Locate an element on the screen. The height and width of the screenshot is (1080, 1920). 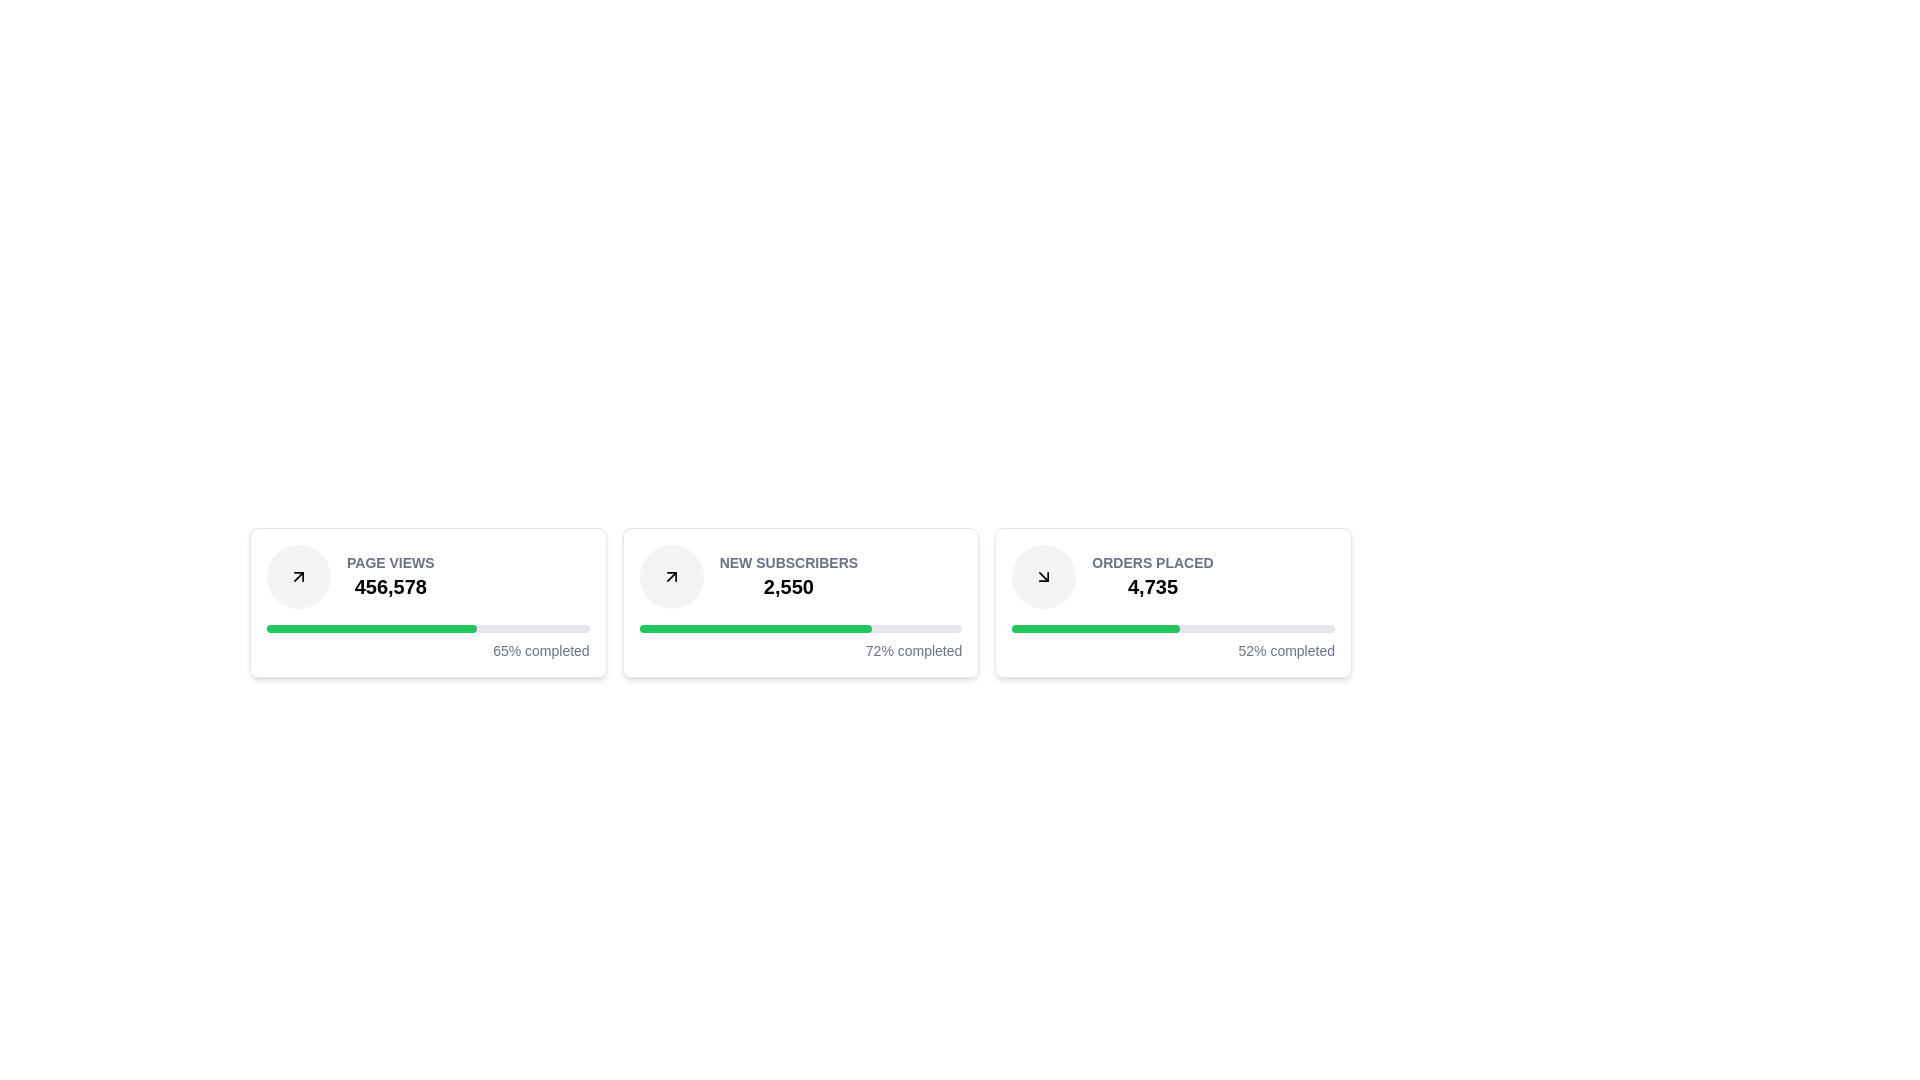
the text element displaying 'Orders Placed' in uppercase letters, located at the top-left of the rightmost card in a horizontal layout, above the numerical value '4,735' is located at coordinates (1152, 563).